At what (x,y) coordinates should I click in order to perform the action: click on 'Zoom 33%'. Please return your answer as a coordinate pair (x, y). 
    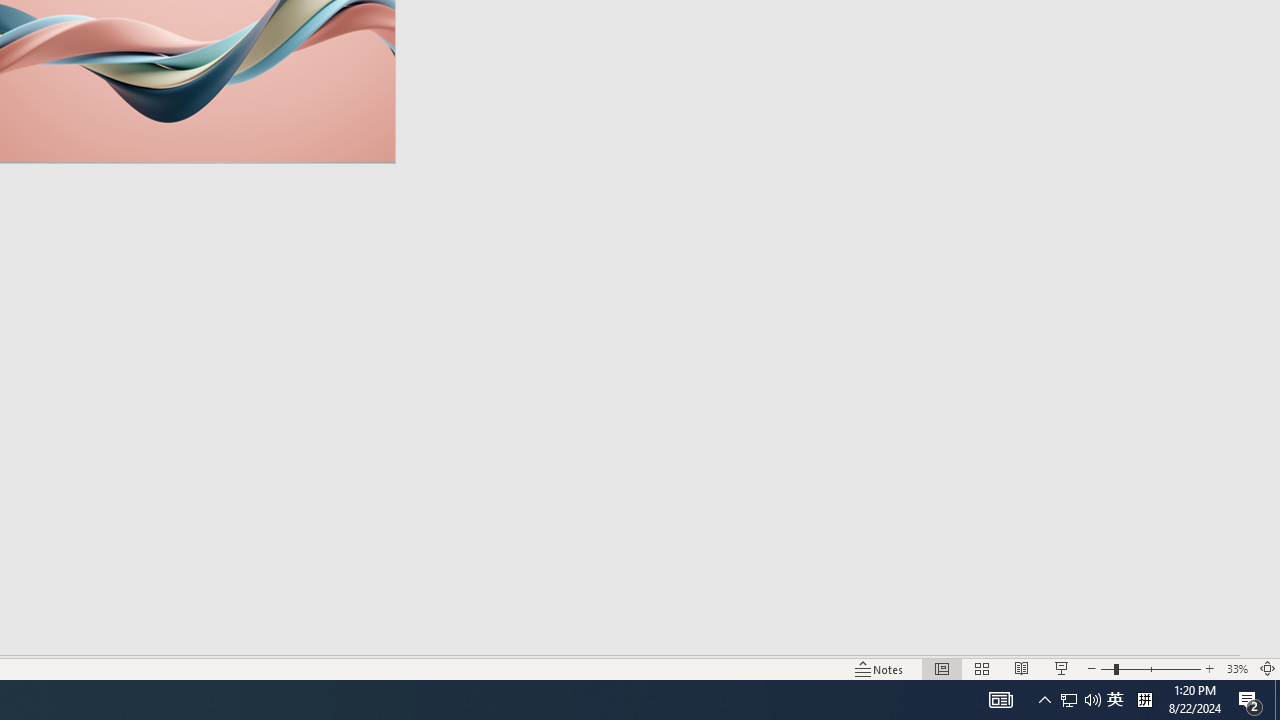
    Looking at the image, I should click on (1236, 669).